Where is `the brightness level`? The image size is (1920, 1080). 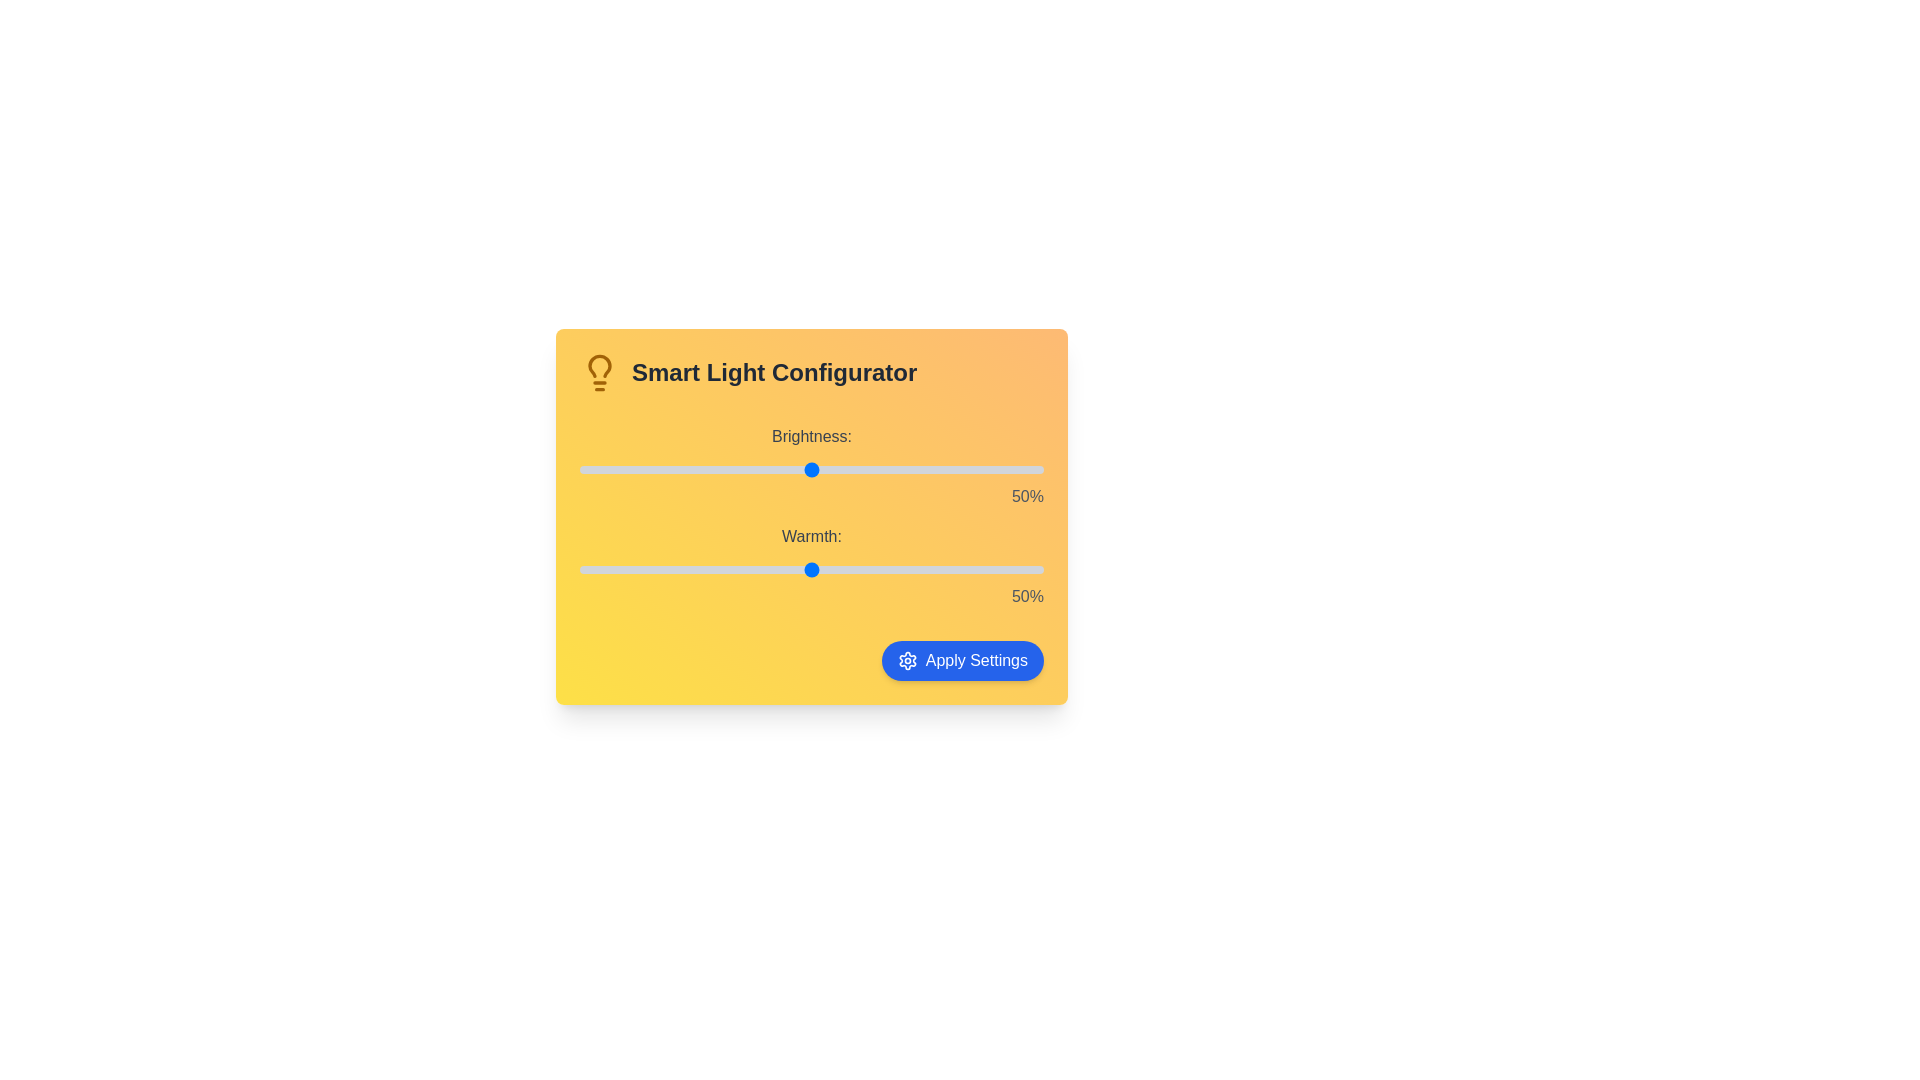 the brightness level is located at coordinates (736, 470).